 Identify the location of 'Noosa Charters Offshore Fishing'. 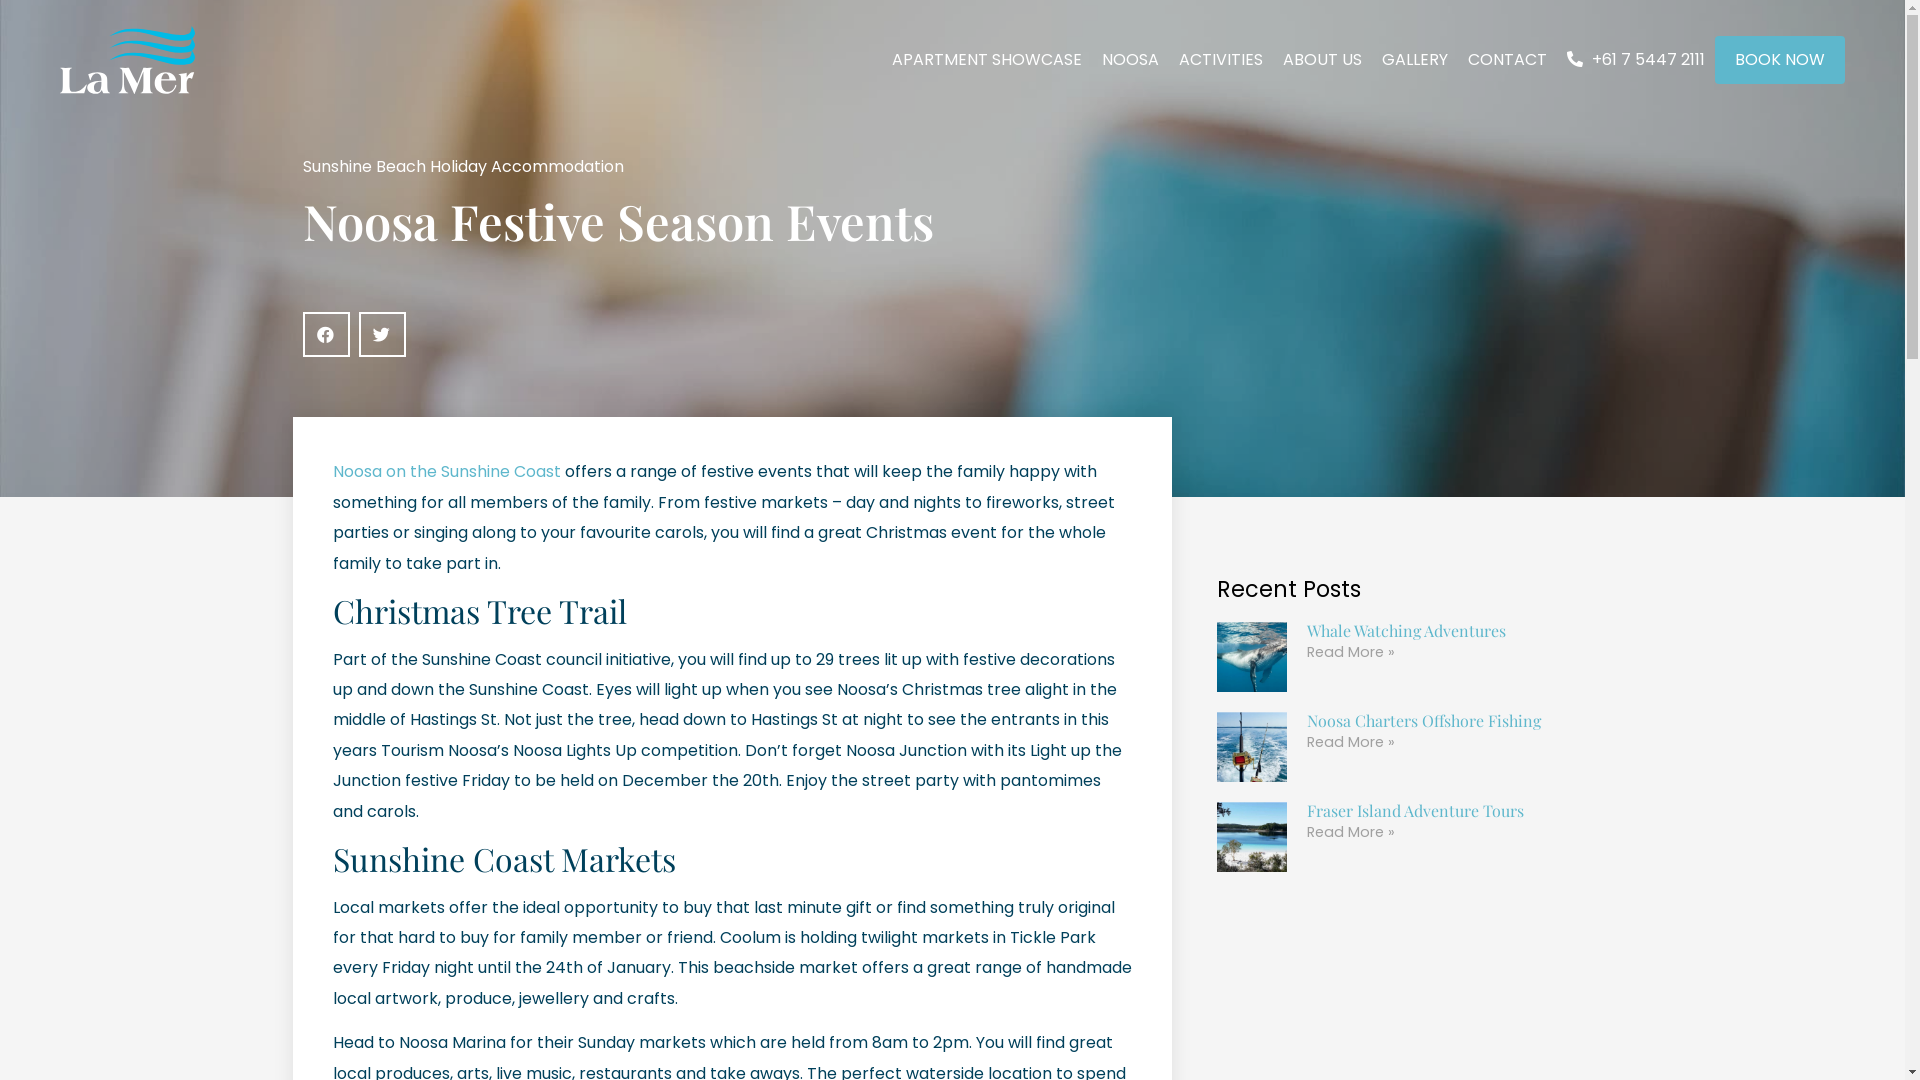
(1423, 720).